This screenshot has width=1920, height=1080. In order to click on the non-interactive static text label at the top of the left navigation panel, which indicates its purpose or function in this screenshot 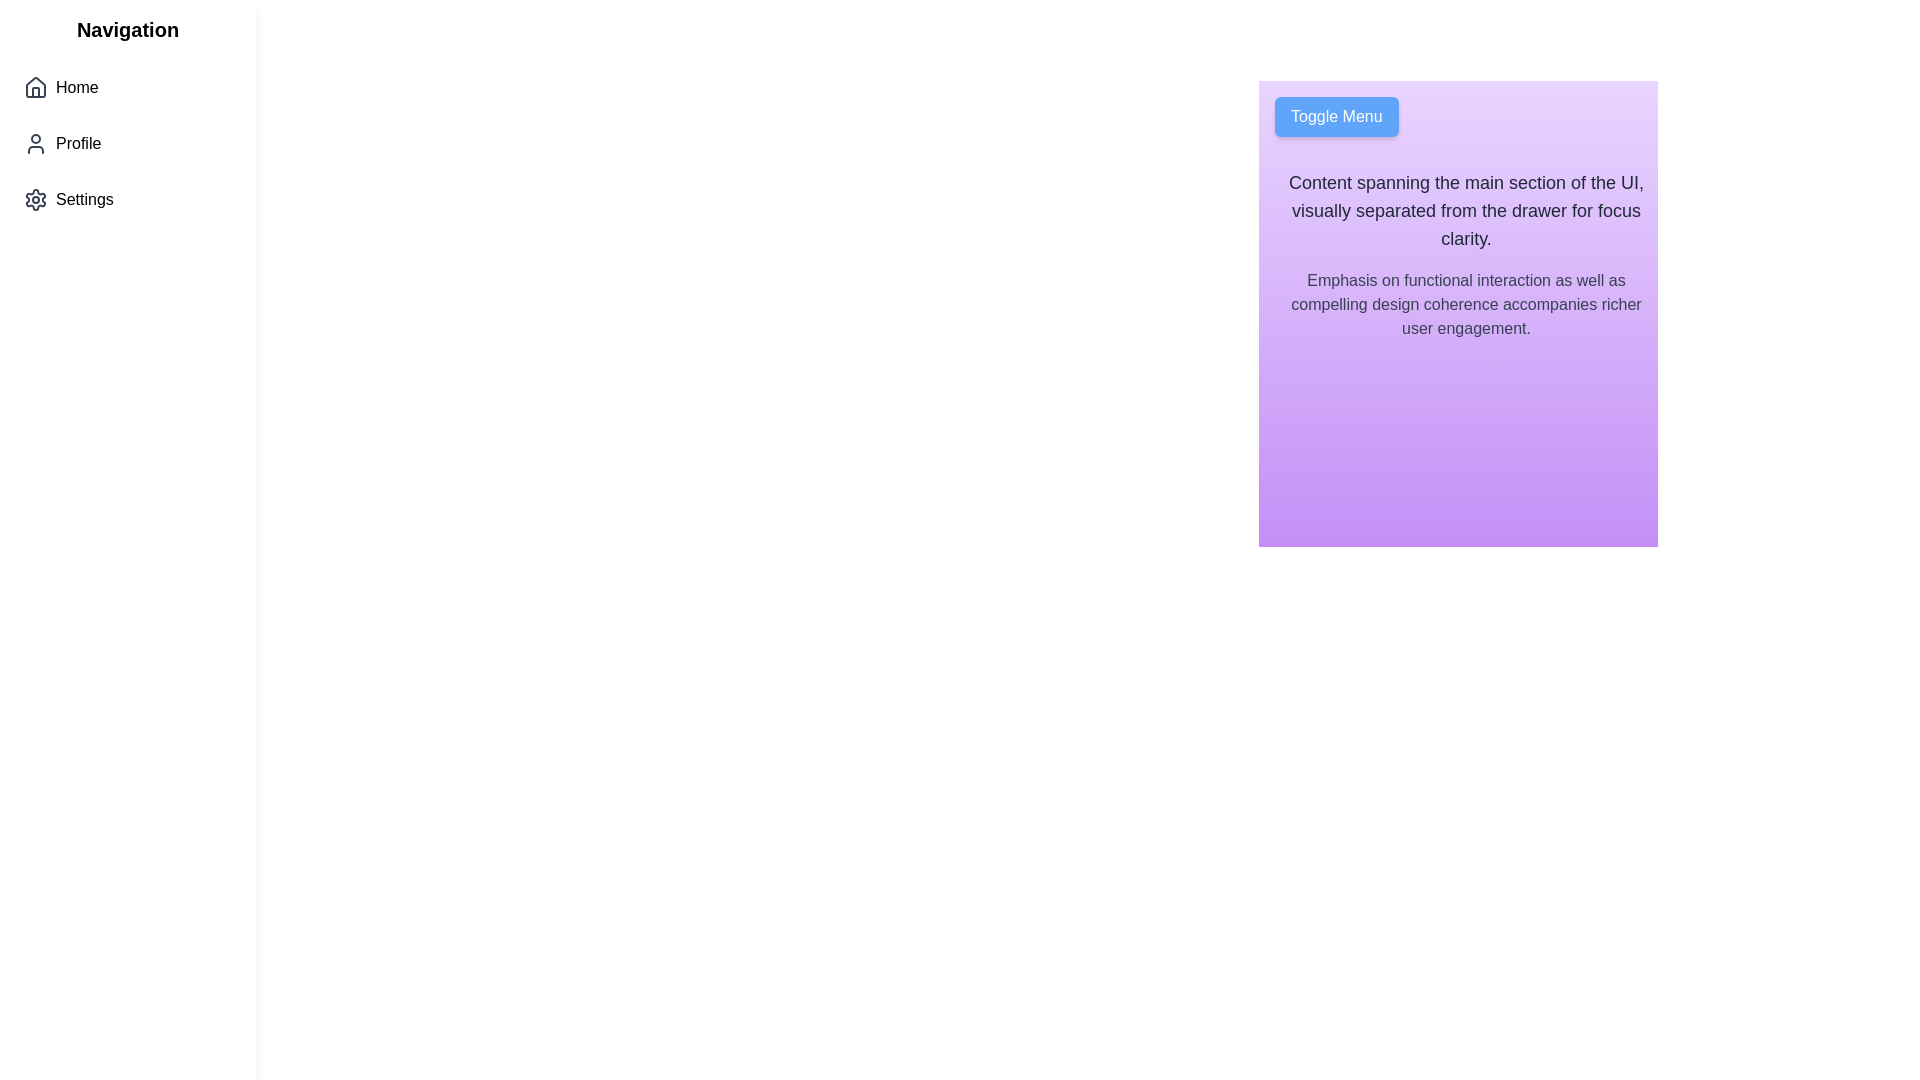, I will do `click(127, 30)`.